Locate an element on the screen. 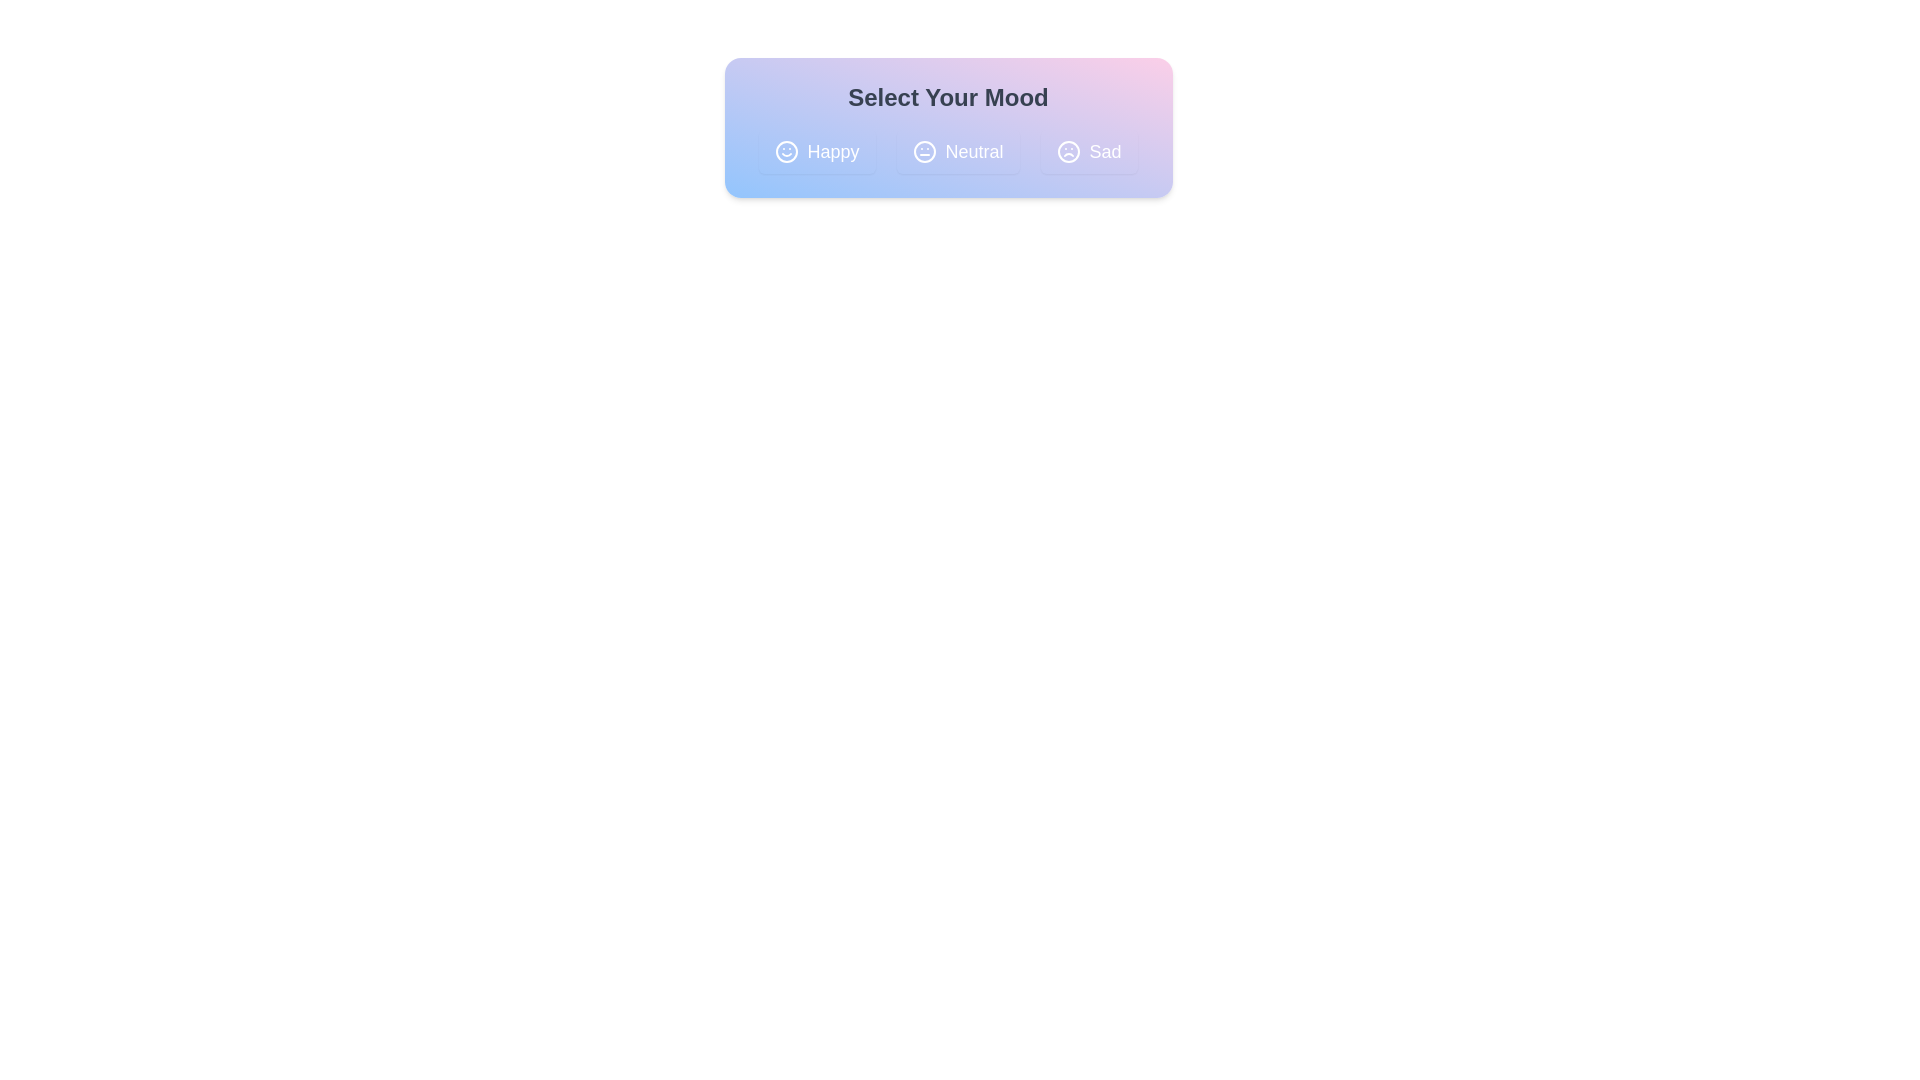 The width and height of the screenshot is (1920, 1080). the Sad chip to observe visual feedback is located at coordinates (1088, 150).